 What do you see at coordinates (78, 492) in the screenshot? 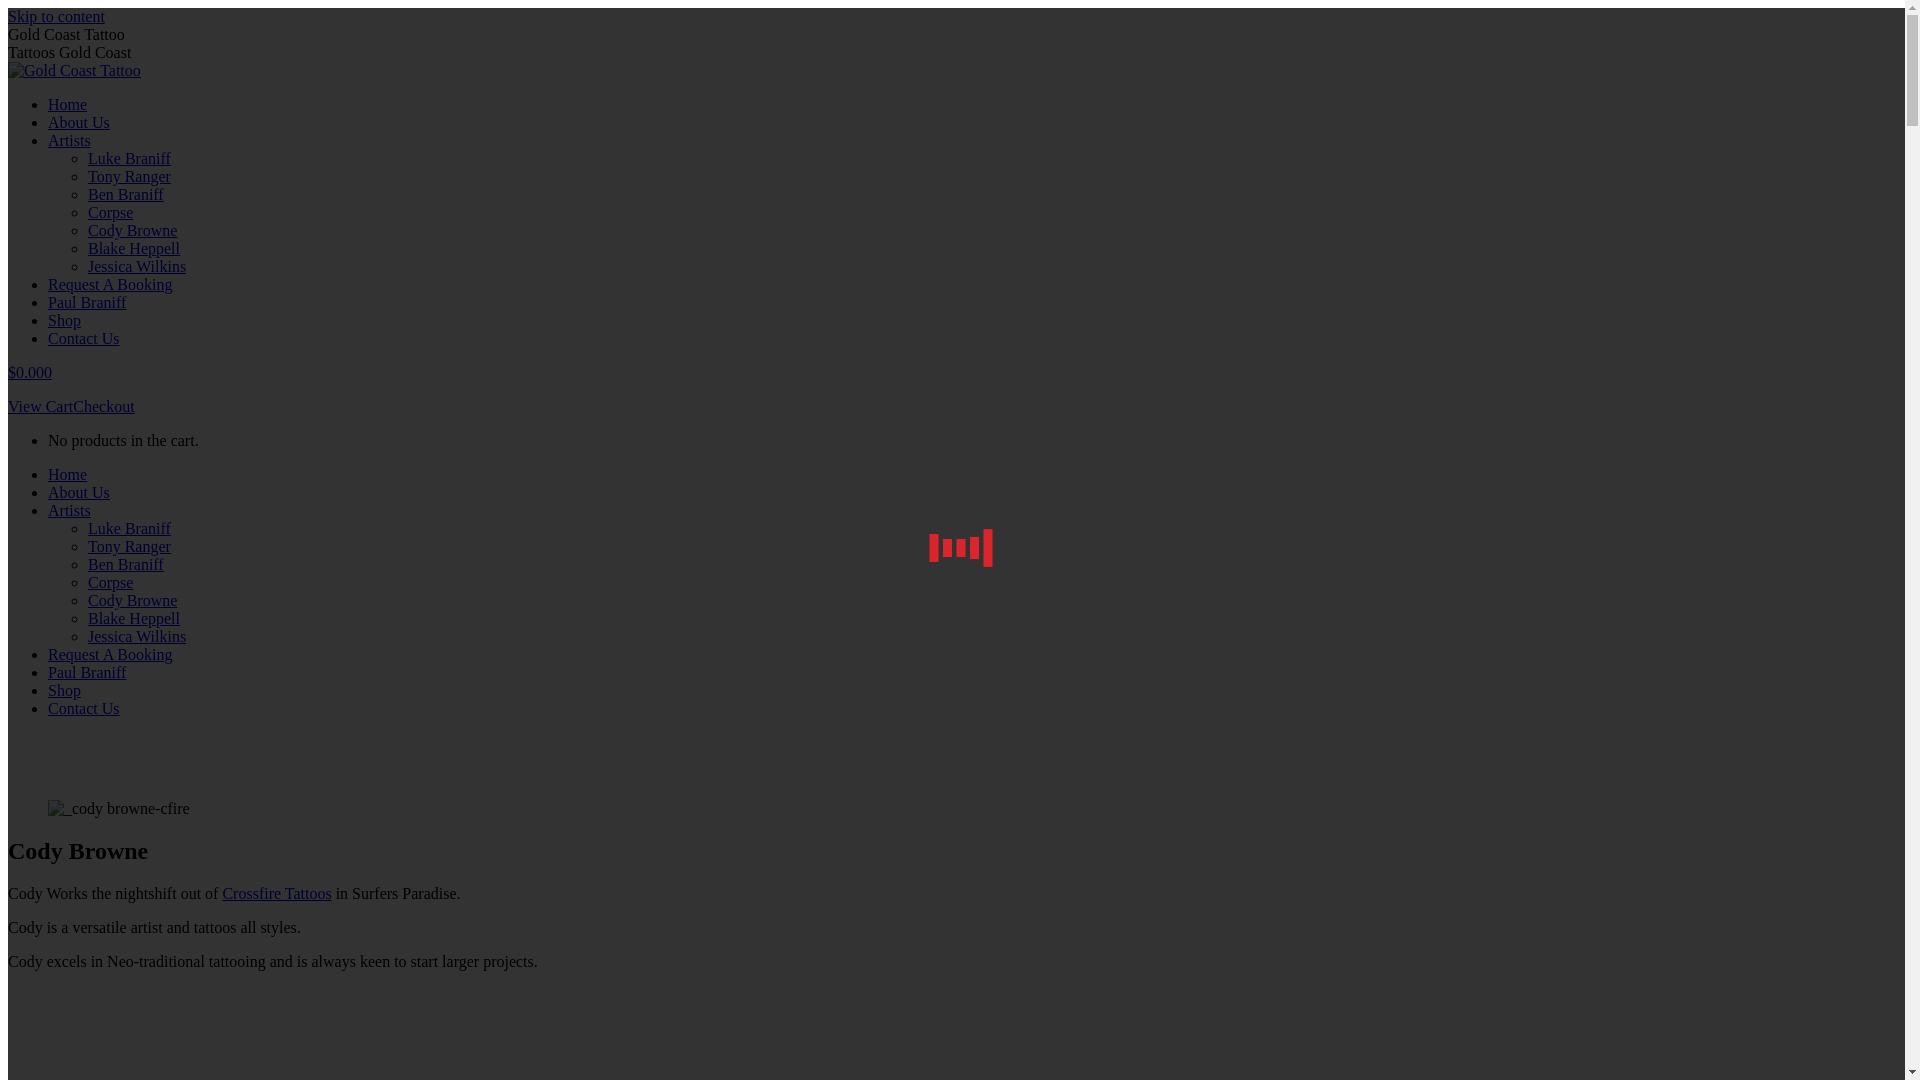
I see `'About Us'` at bounding box center [78, 492].